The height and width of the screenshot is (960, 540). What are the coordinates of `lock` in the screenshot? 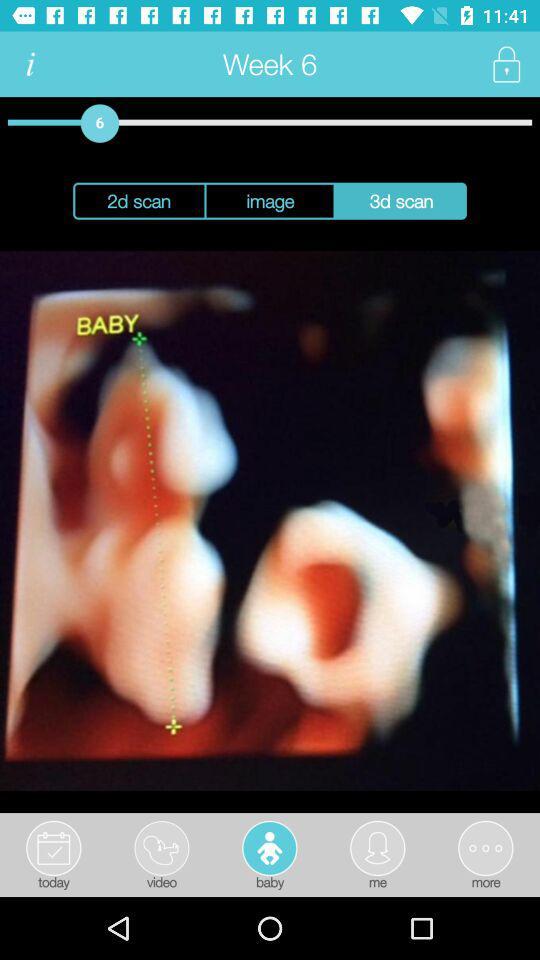 It's located at (505, 64).